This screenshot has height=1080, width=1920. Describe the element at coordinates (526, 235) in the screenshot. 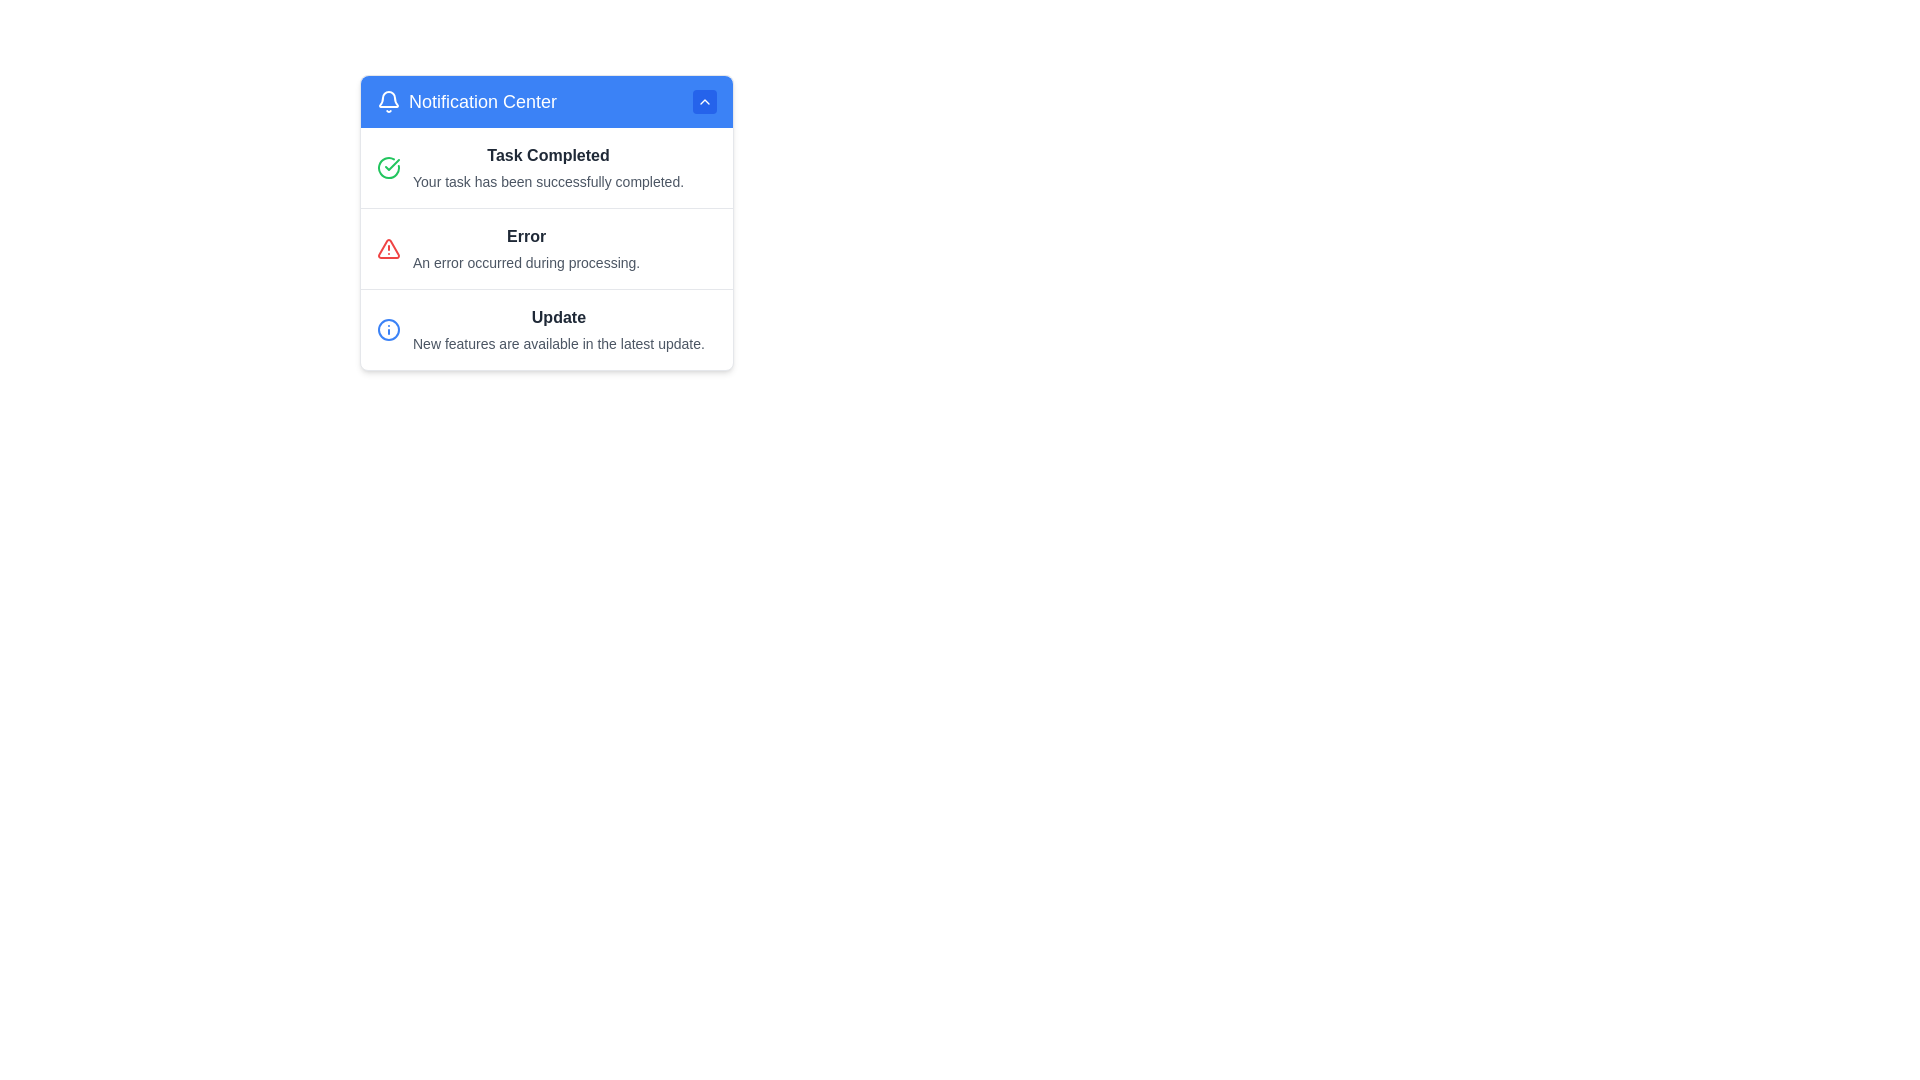

I see `bold text label 'Error' in dark gray color located in the notification panel` at that location.